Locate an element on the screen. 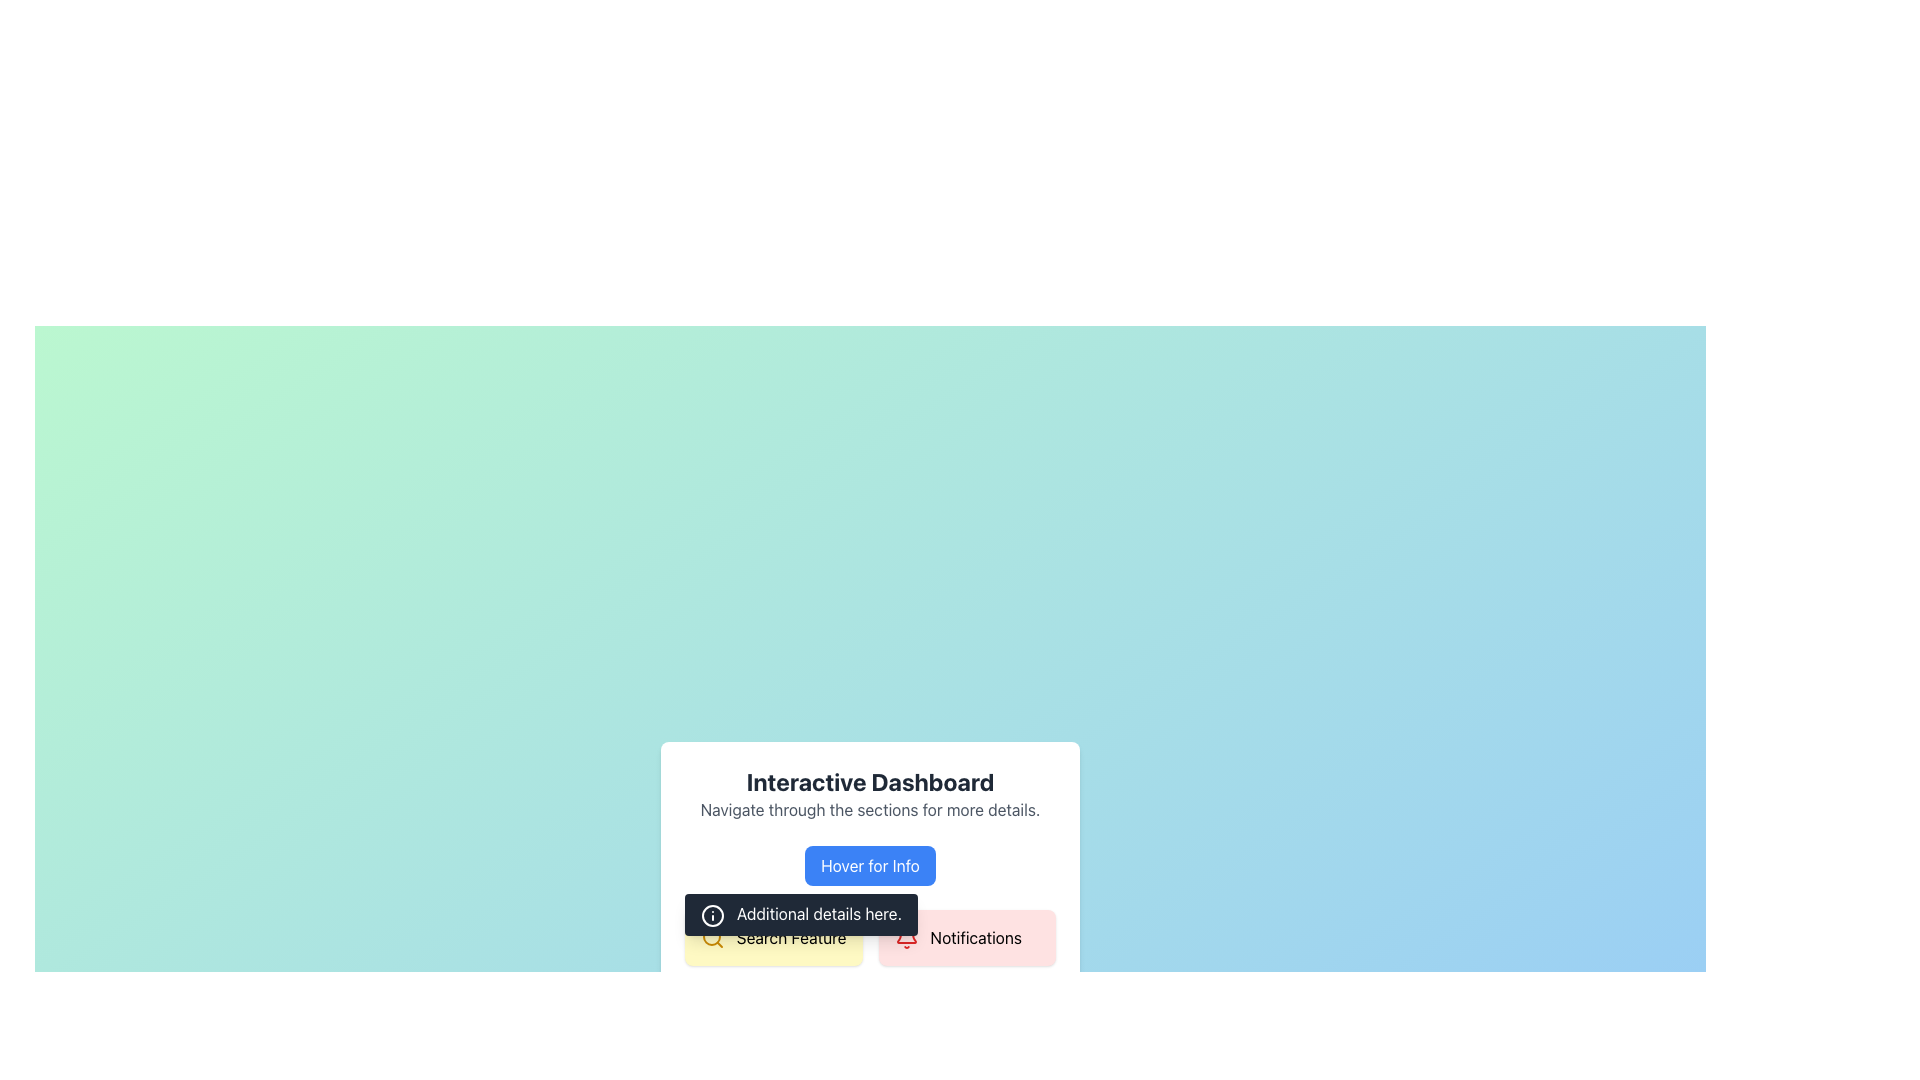 This screenshot has height=1080, width=1920. the prominent button located in the interactive dashboard section, which displays a tooltip with additional information when hovered over is located at coordinates (869, 865).